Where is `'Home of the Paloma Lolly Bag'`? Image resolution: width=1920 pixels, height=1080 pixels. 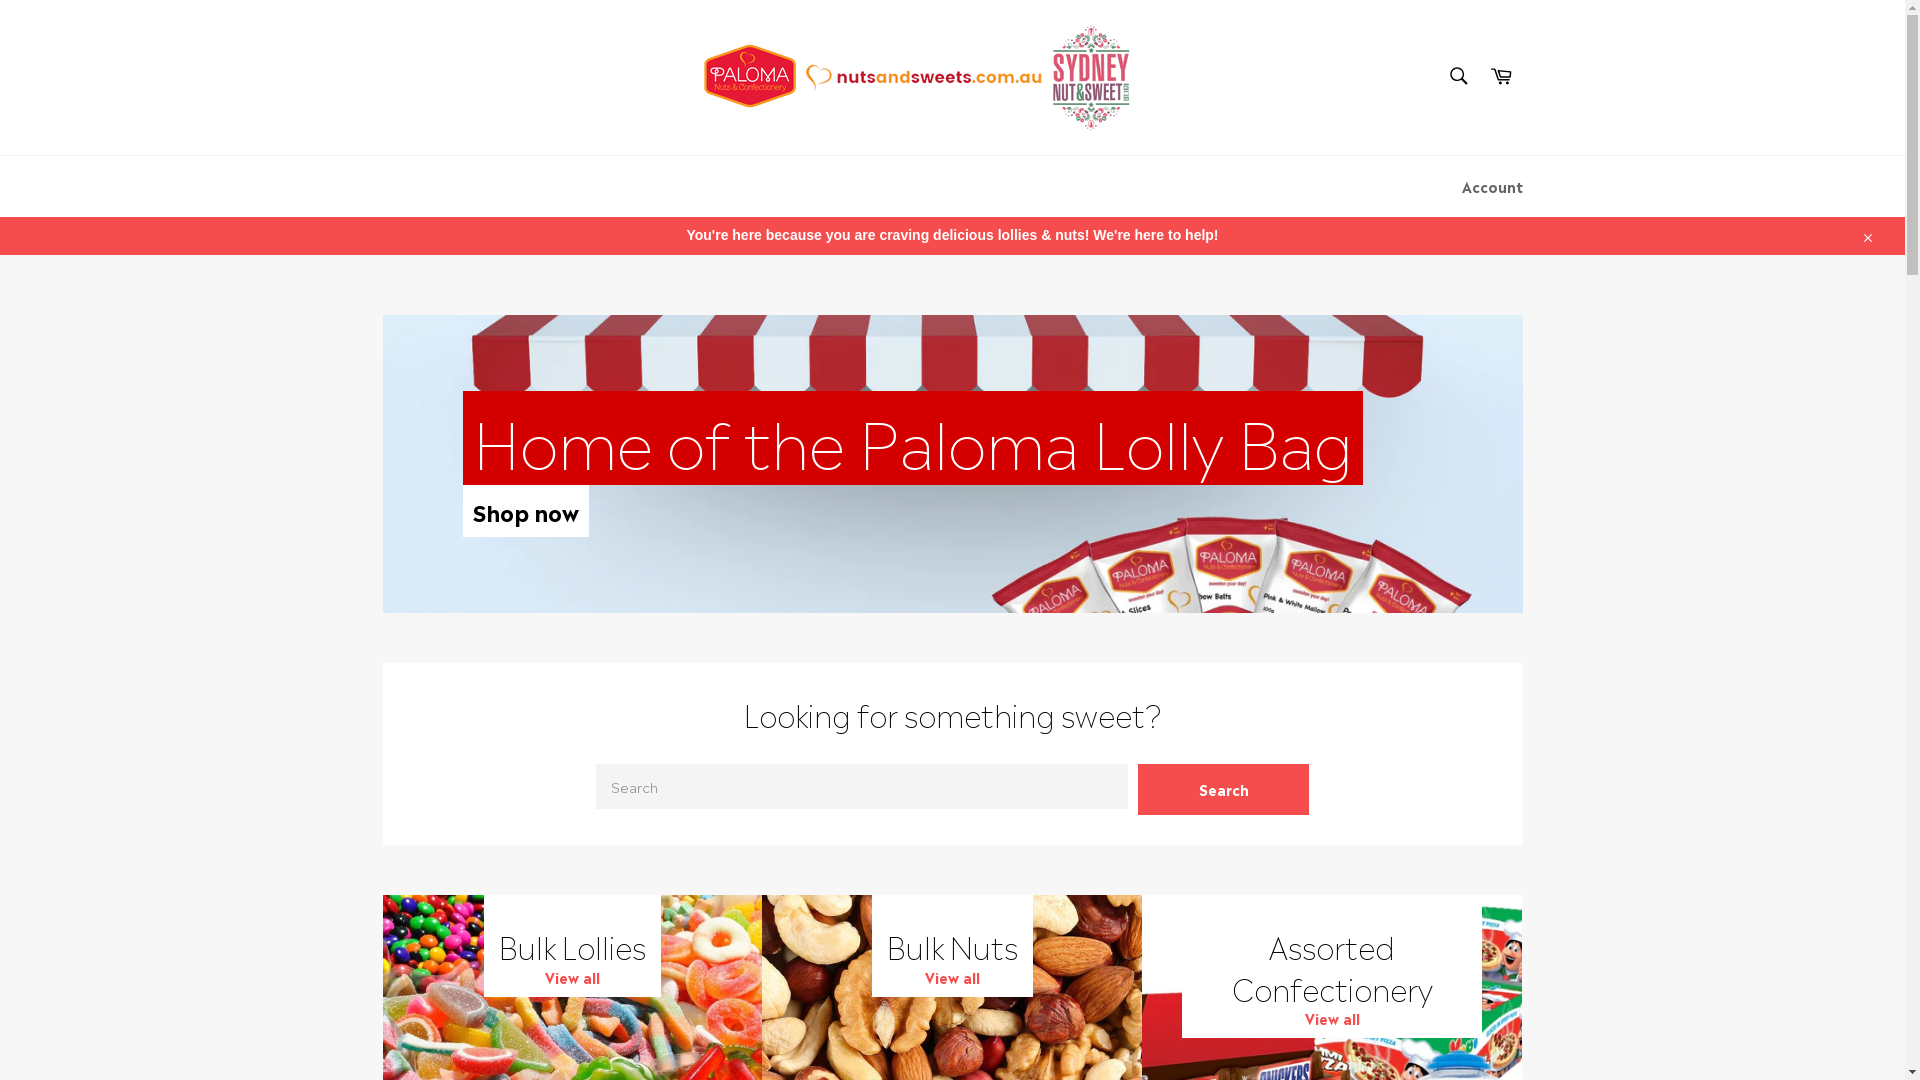 'Home of the Paloma Lolly Bag' is located at coordinates (460, 437).